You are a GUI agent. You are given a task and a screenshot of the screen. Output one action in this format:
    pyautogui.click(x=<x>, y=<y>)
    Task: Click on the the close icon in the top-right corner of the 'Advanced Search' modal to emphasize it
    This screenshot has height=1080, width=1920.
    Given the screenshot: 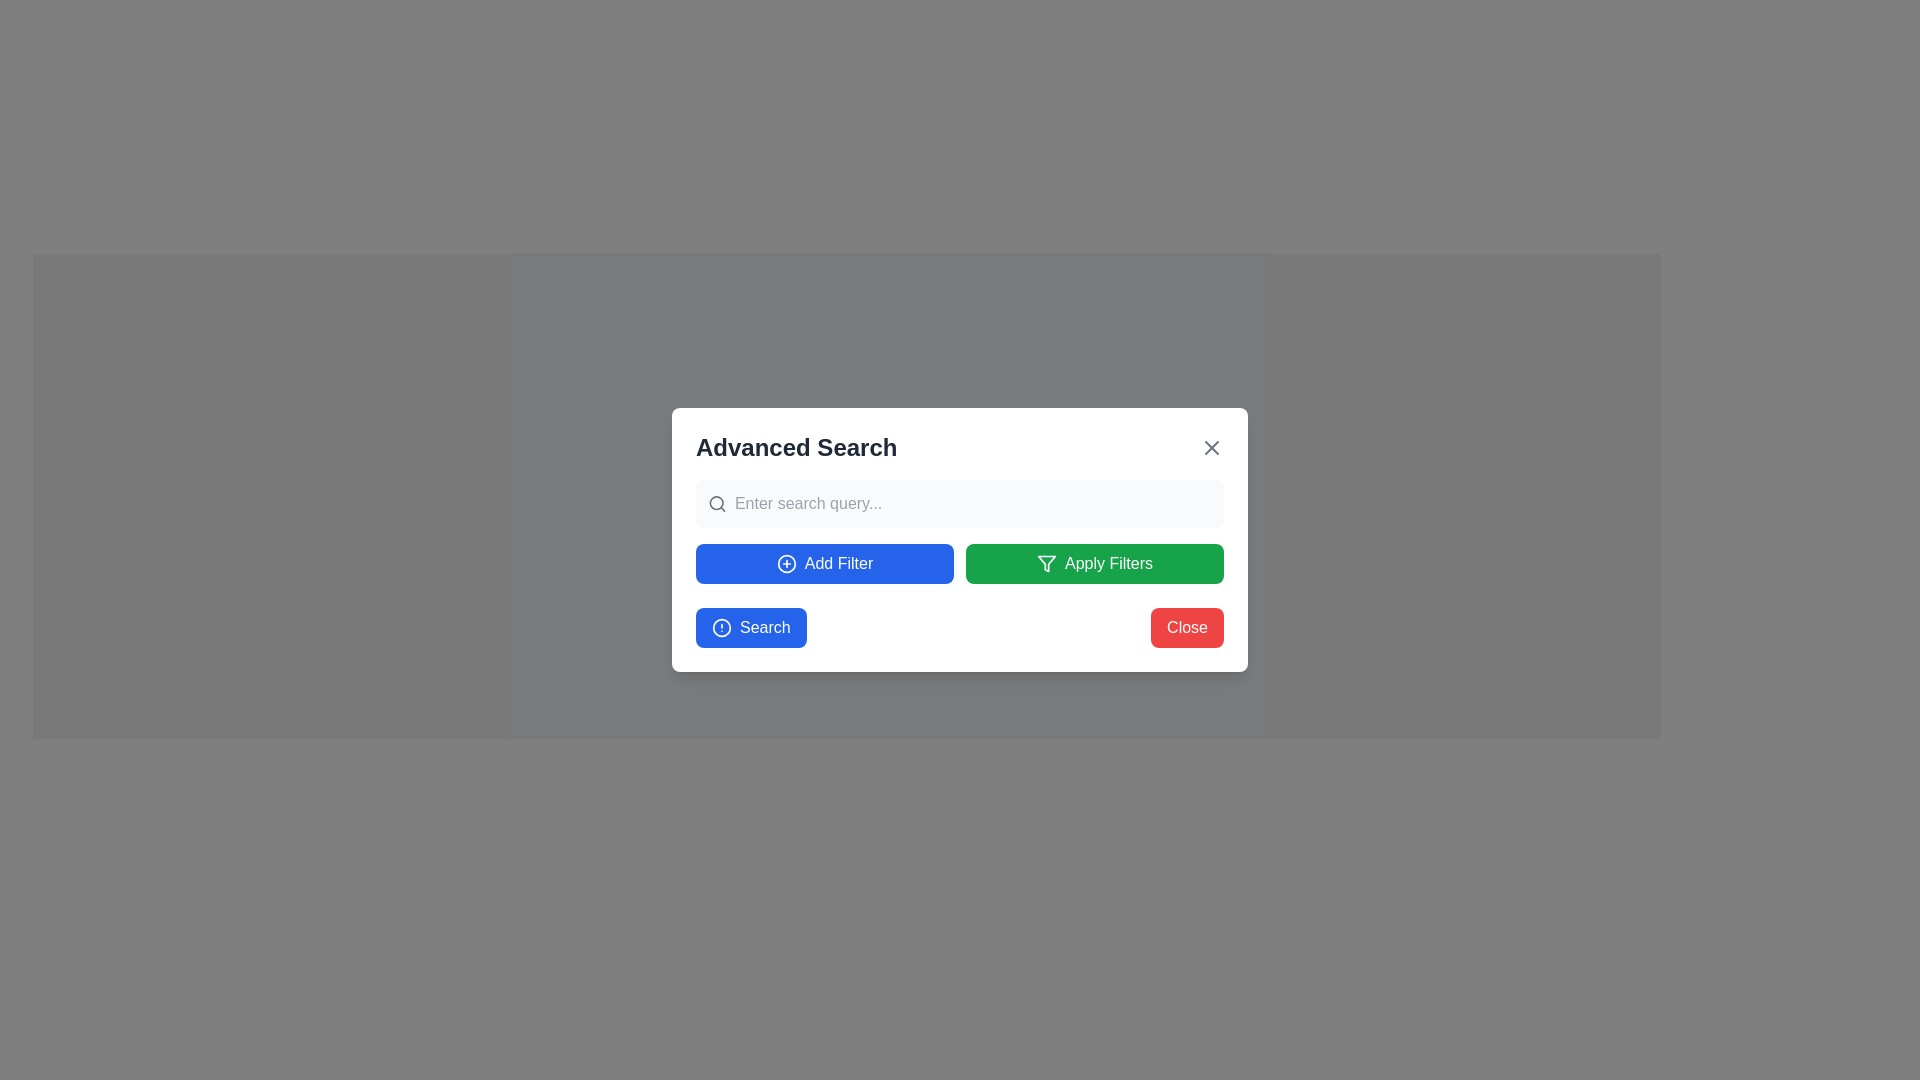 What is the action you would take?
    pyautogui.click(x=1210, y=446)
    